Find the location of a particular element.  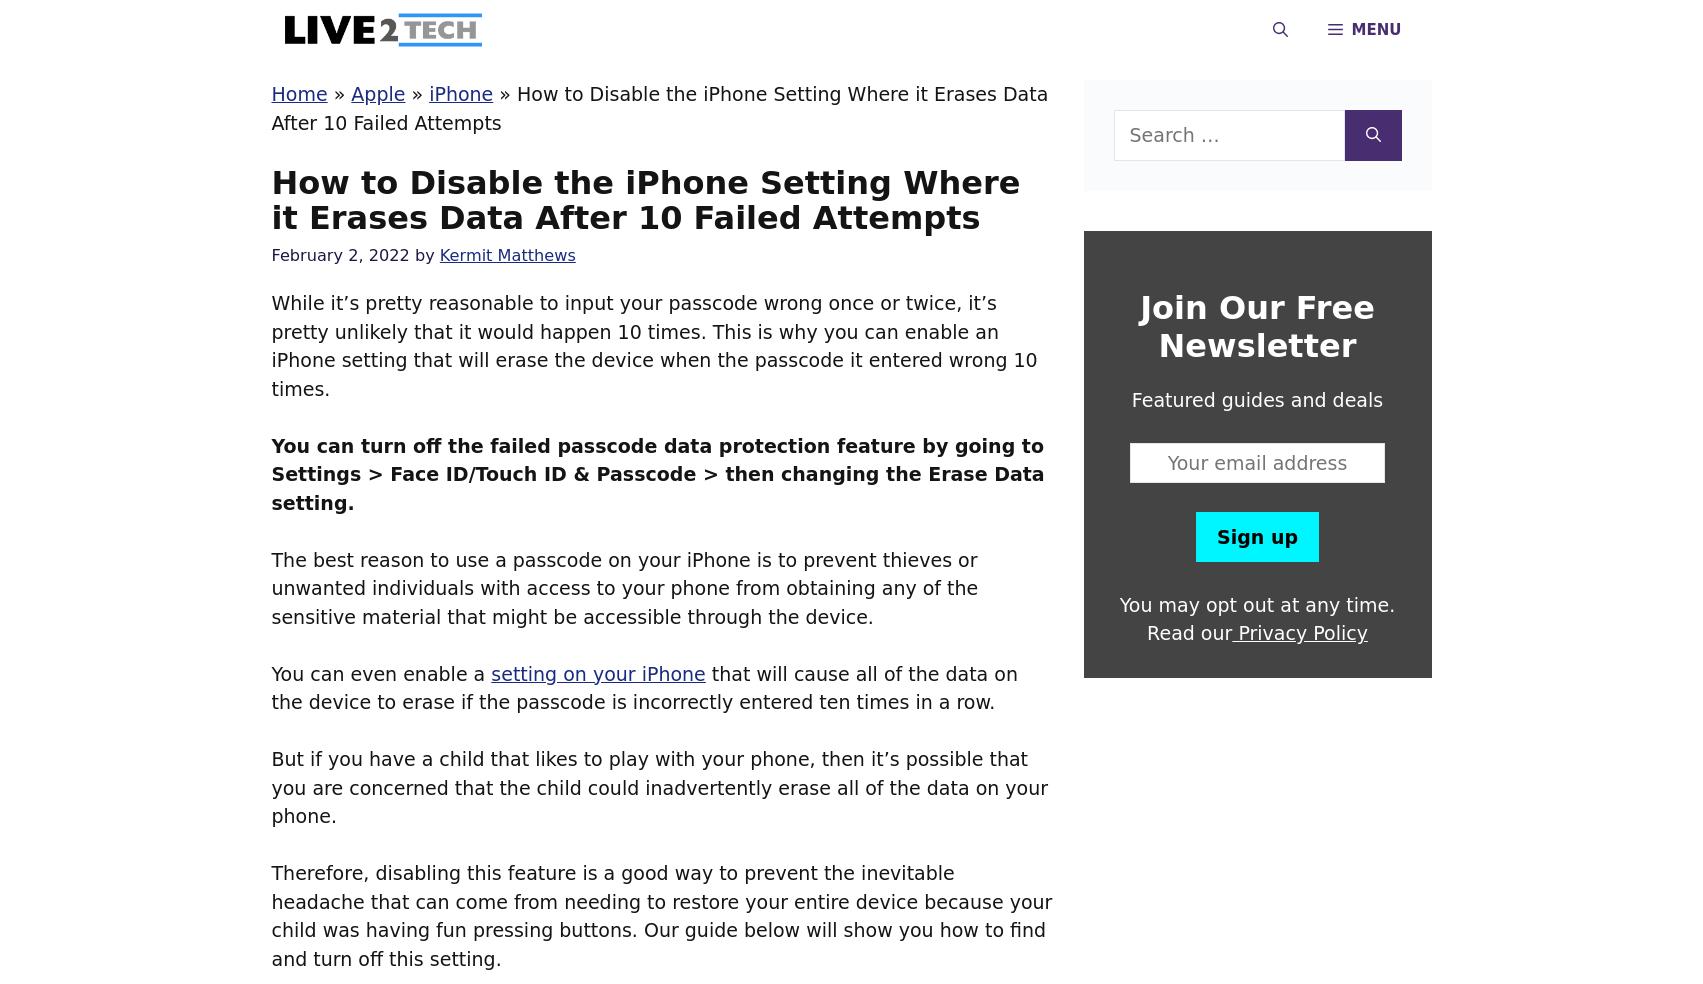

'You can even enable a' is located at coordinates (380, 672).